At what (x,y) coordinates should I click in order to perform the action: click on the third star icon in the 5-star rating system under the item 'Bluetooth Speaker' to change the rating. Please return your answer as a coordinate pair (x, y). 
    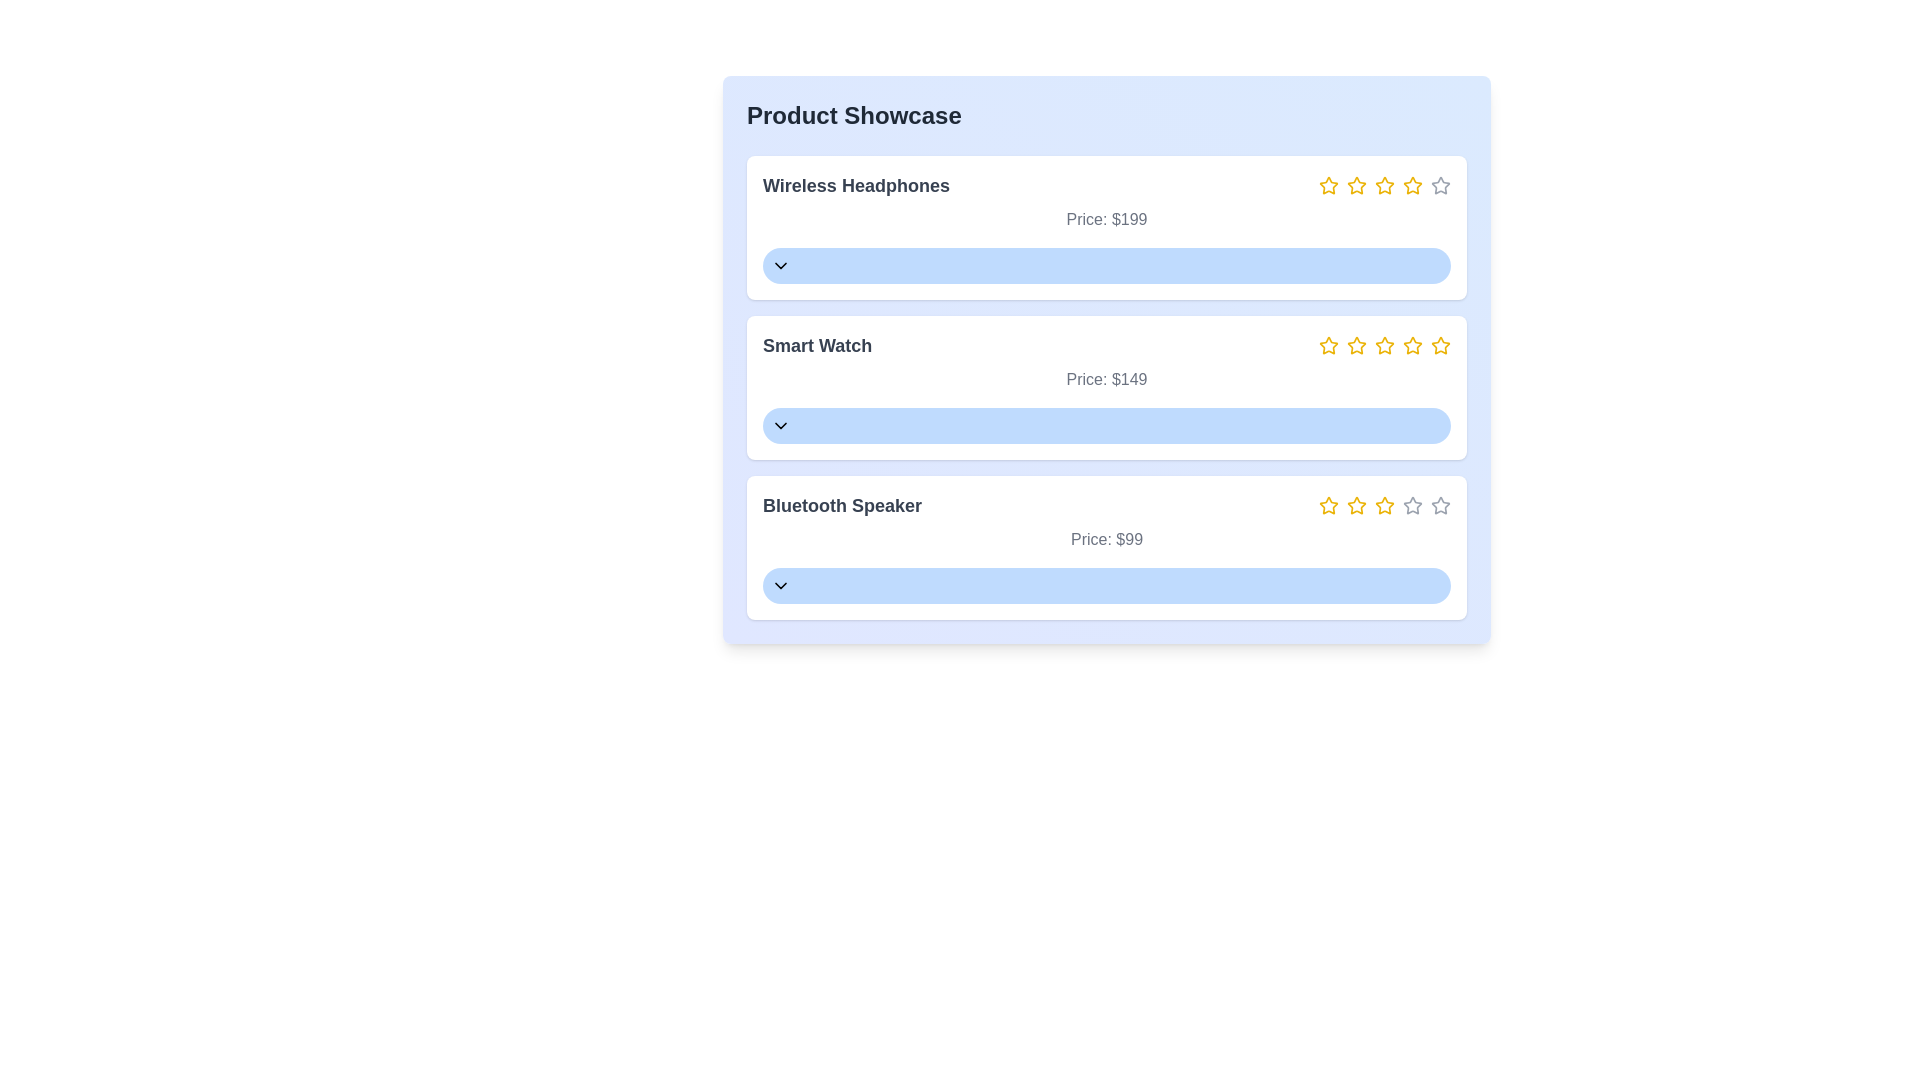
    Looking at the image, I should click on (1382, 504).